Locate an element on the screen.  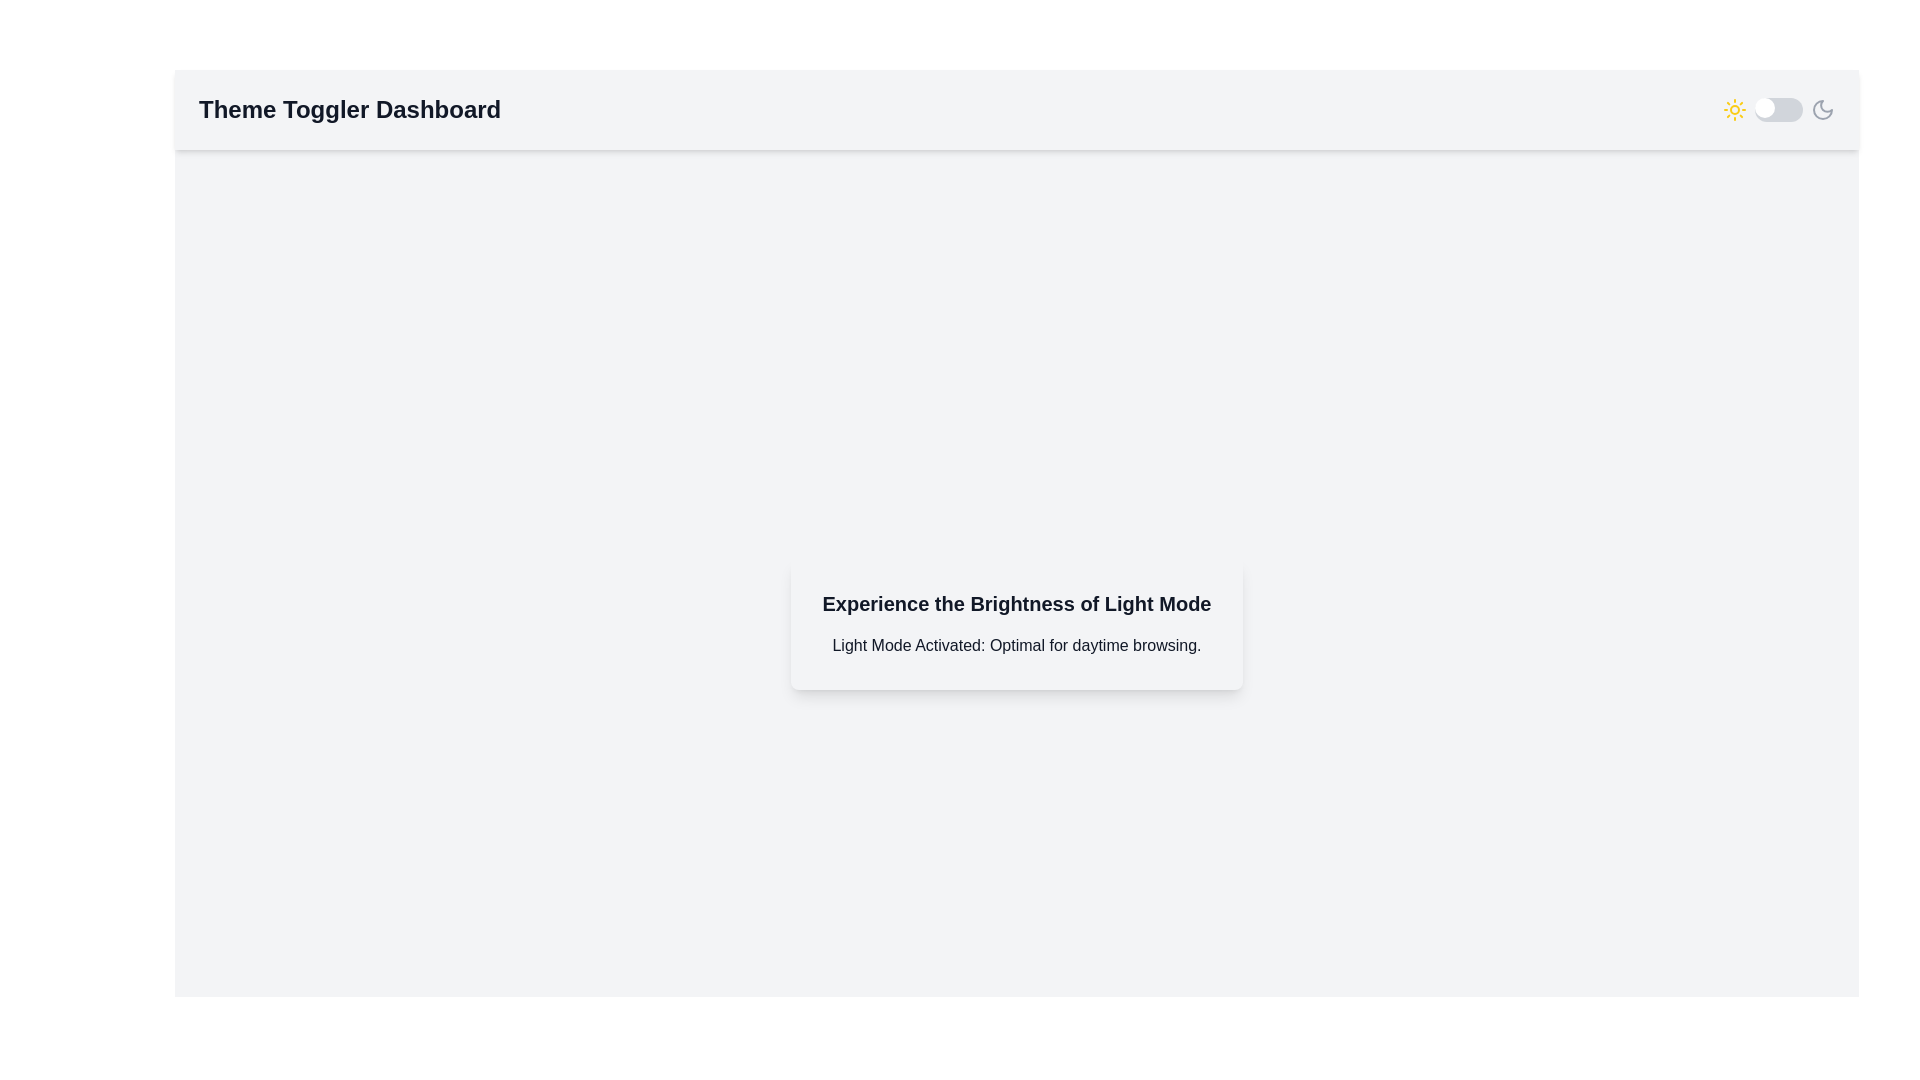
the toggle switch located at the top-right corner of the interface, which is styled as a rounded rectangle with a smooth gray background, to change the theme is located at coordinates (1779, 110).